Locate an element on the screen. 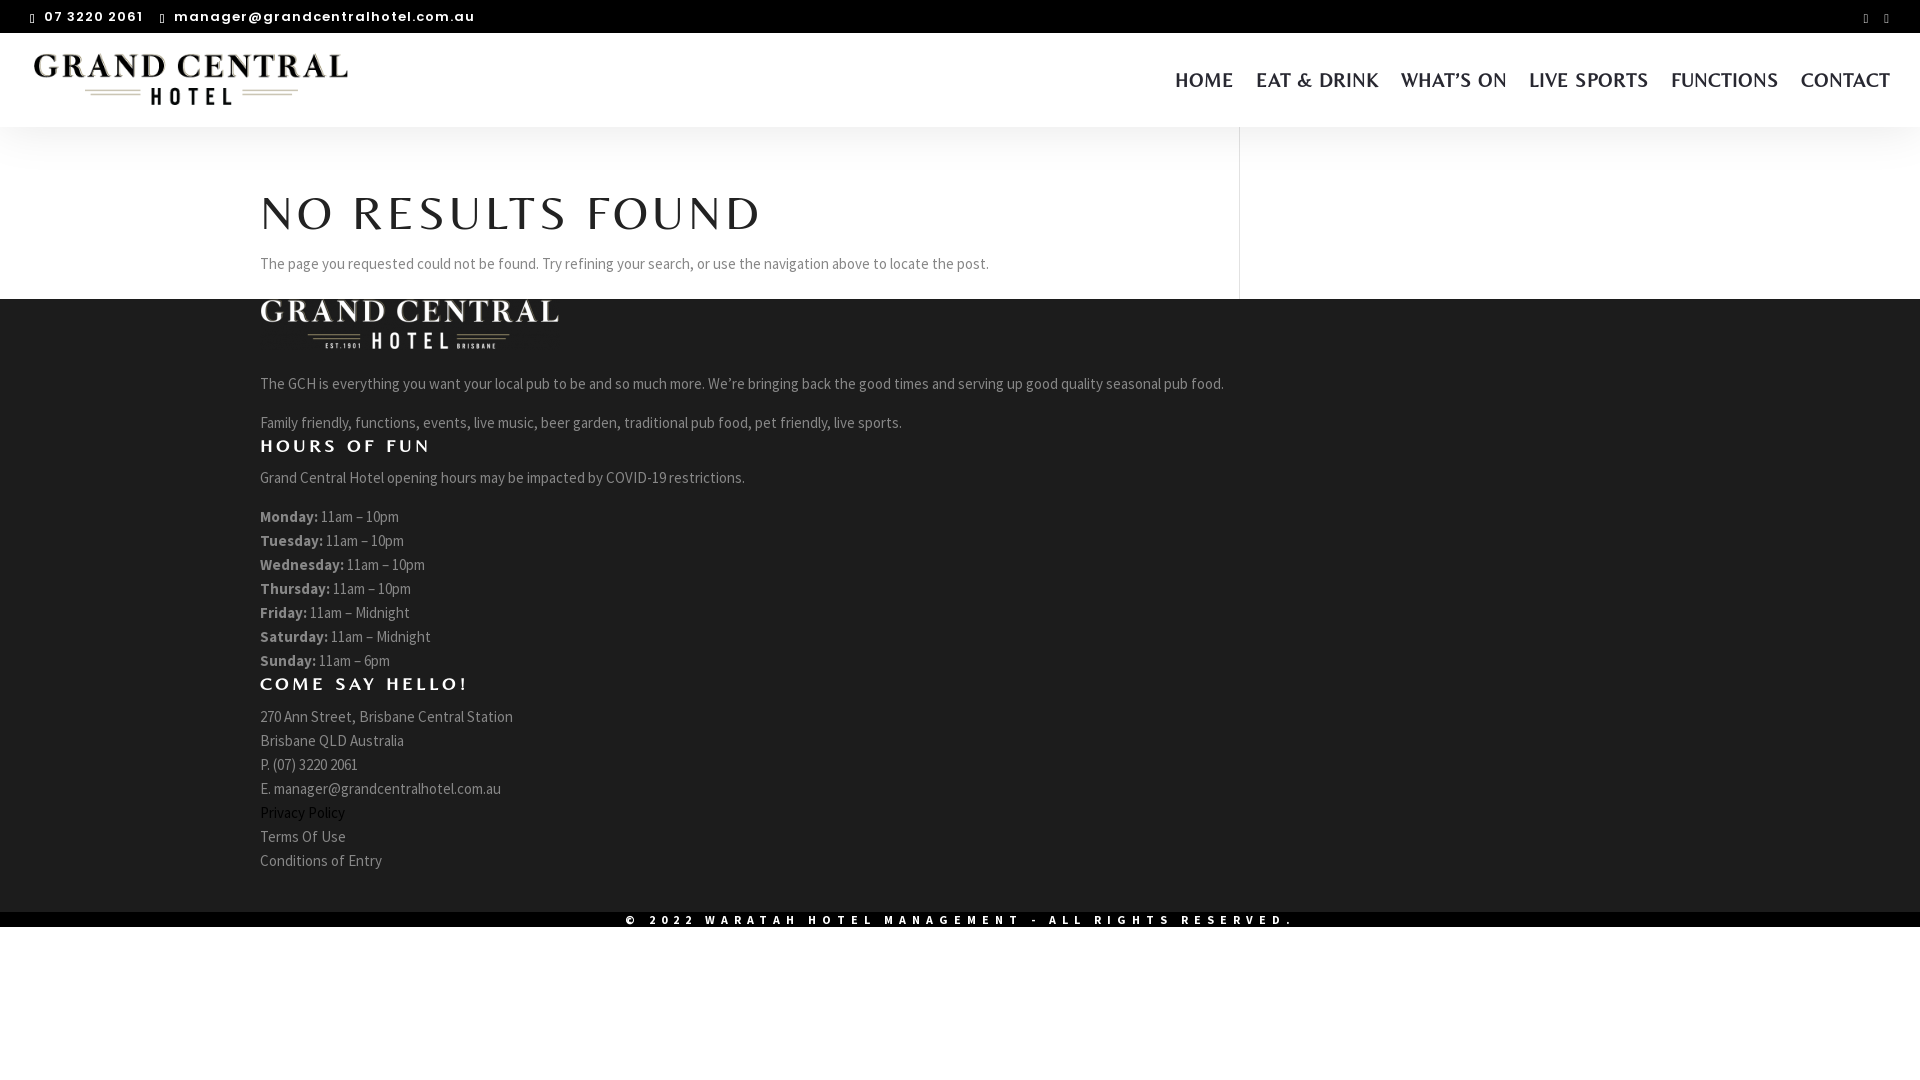 This screenshot has width=1920, height=1080. 'FUNCTIONS' is located at coordinates (1723, 99).